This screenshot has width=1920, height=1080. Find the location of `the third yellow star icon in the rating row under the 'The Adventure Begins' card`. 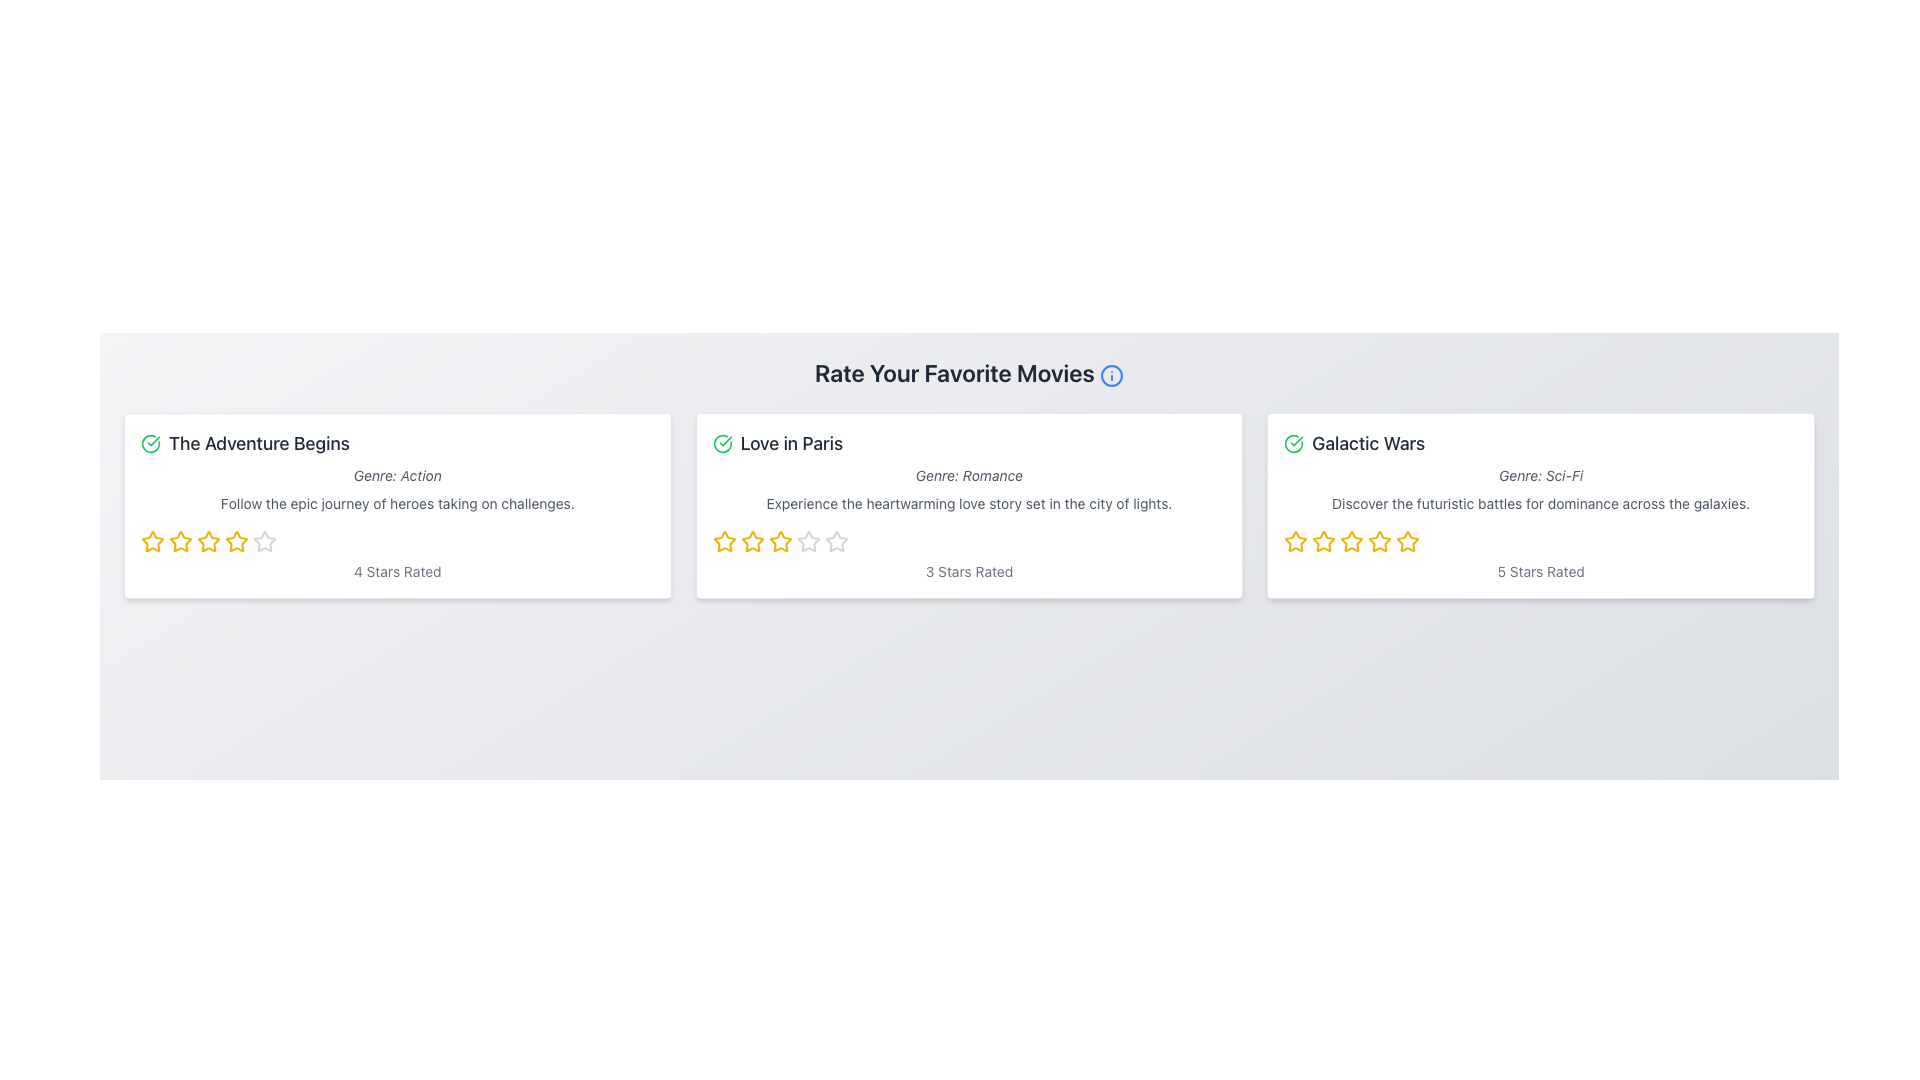

the third yellow star icon in the rating row under the 'The Adventure Begins' card is located at coordinates (181, 542).